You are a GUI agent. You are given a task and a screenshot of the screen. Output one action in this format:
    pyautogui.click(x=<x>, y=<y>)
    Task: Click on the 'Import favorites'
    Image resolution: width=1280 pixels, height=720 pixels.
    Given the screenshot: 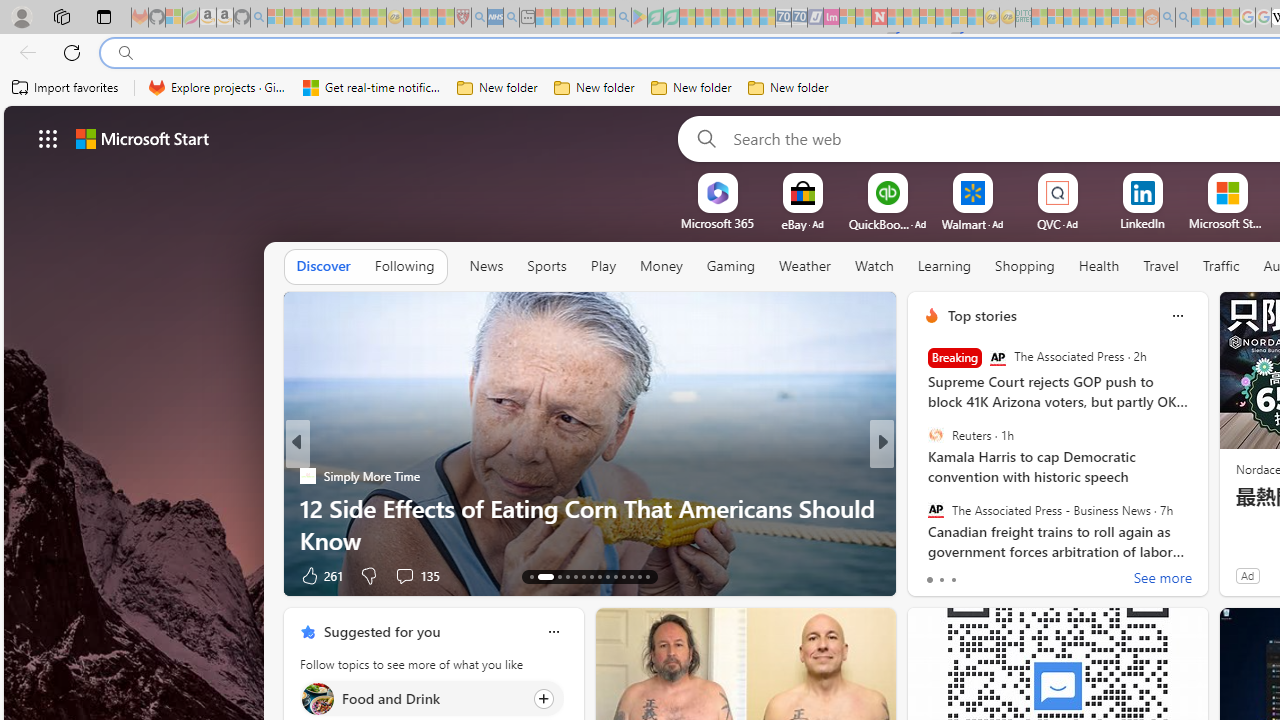 What is the action you would take?
    pyautogui.click(x=65, y=87)
    